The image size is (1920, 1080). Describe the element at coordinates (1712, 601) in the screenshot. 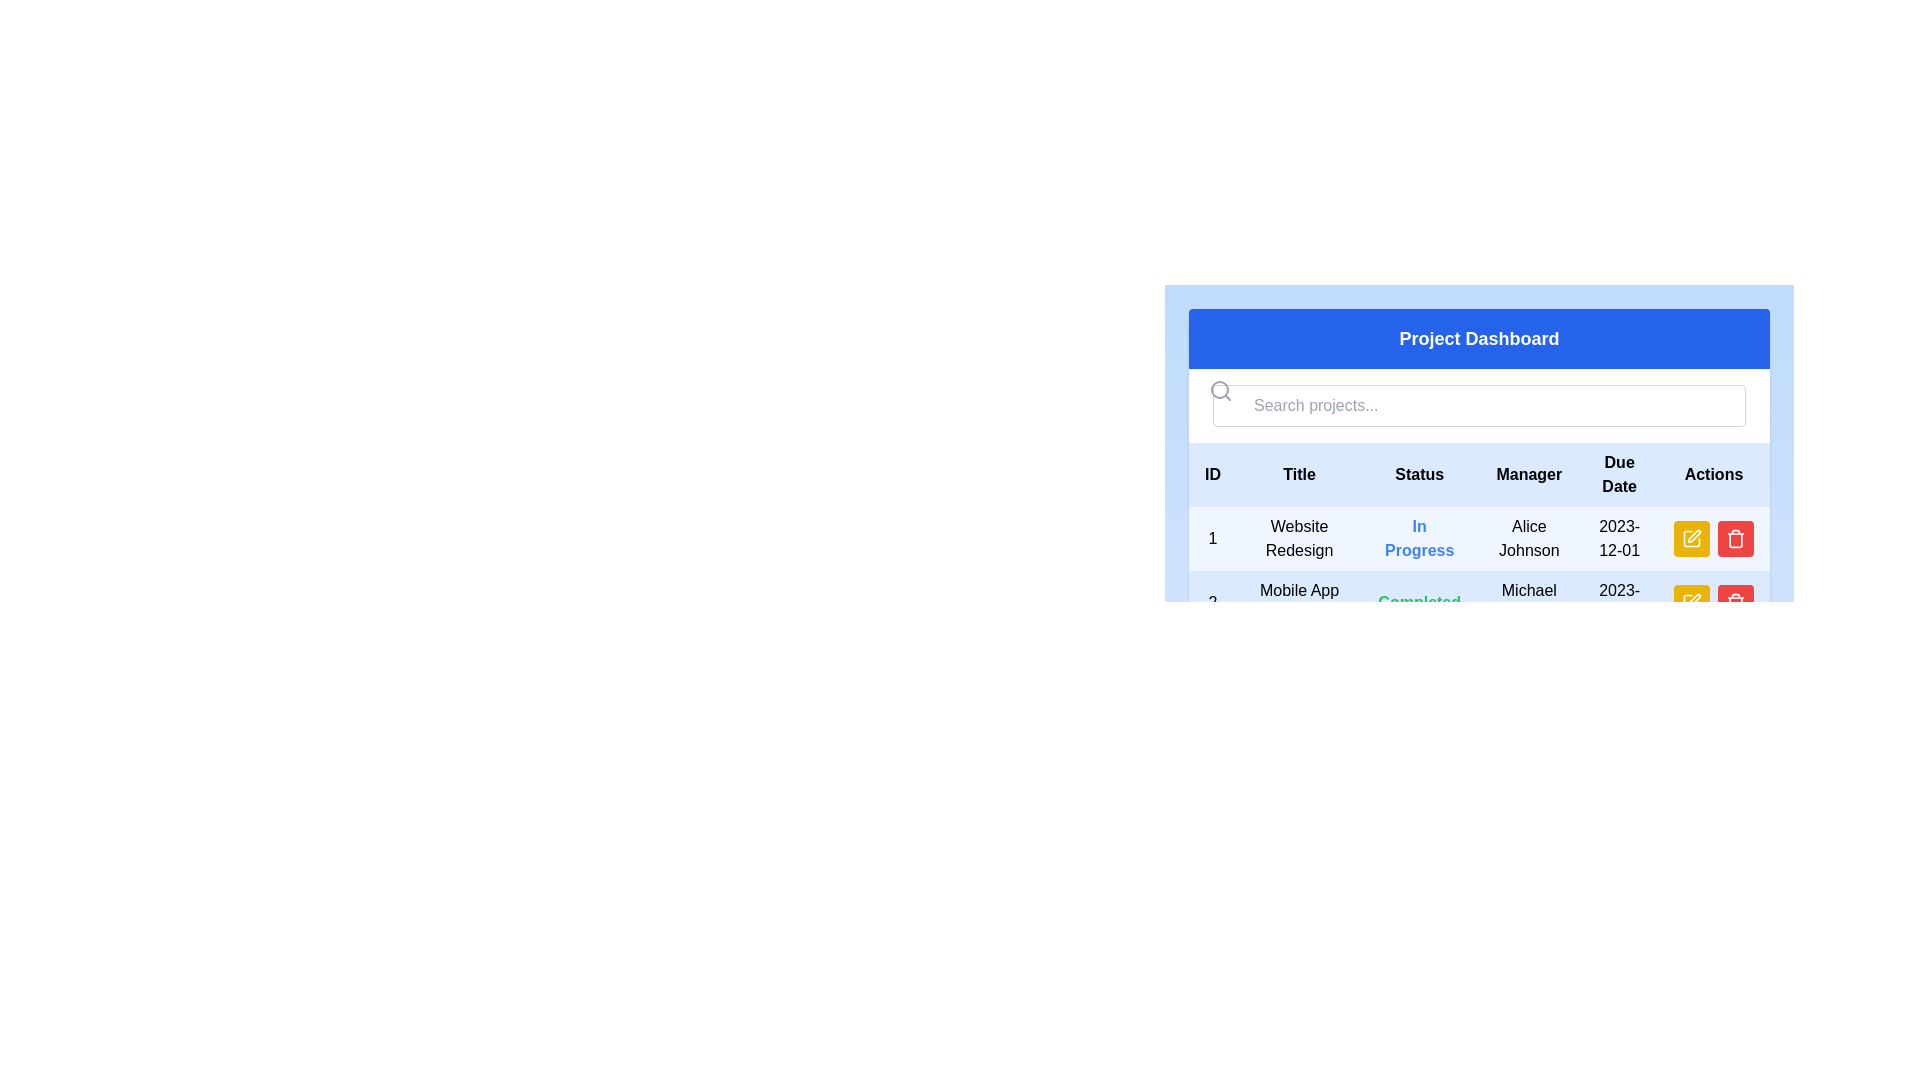

I see `the edit button located in the second row of the table under the 'Actions' column` at that location.